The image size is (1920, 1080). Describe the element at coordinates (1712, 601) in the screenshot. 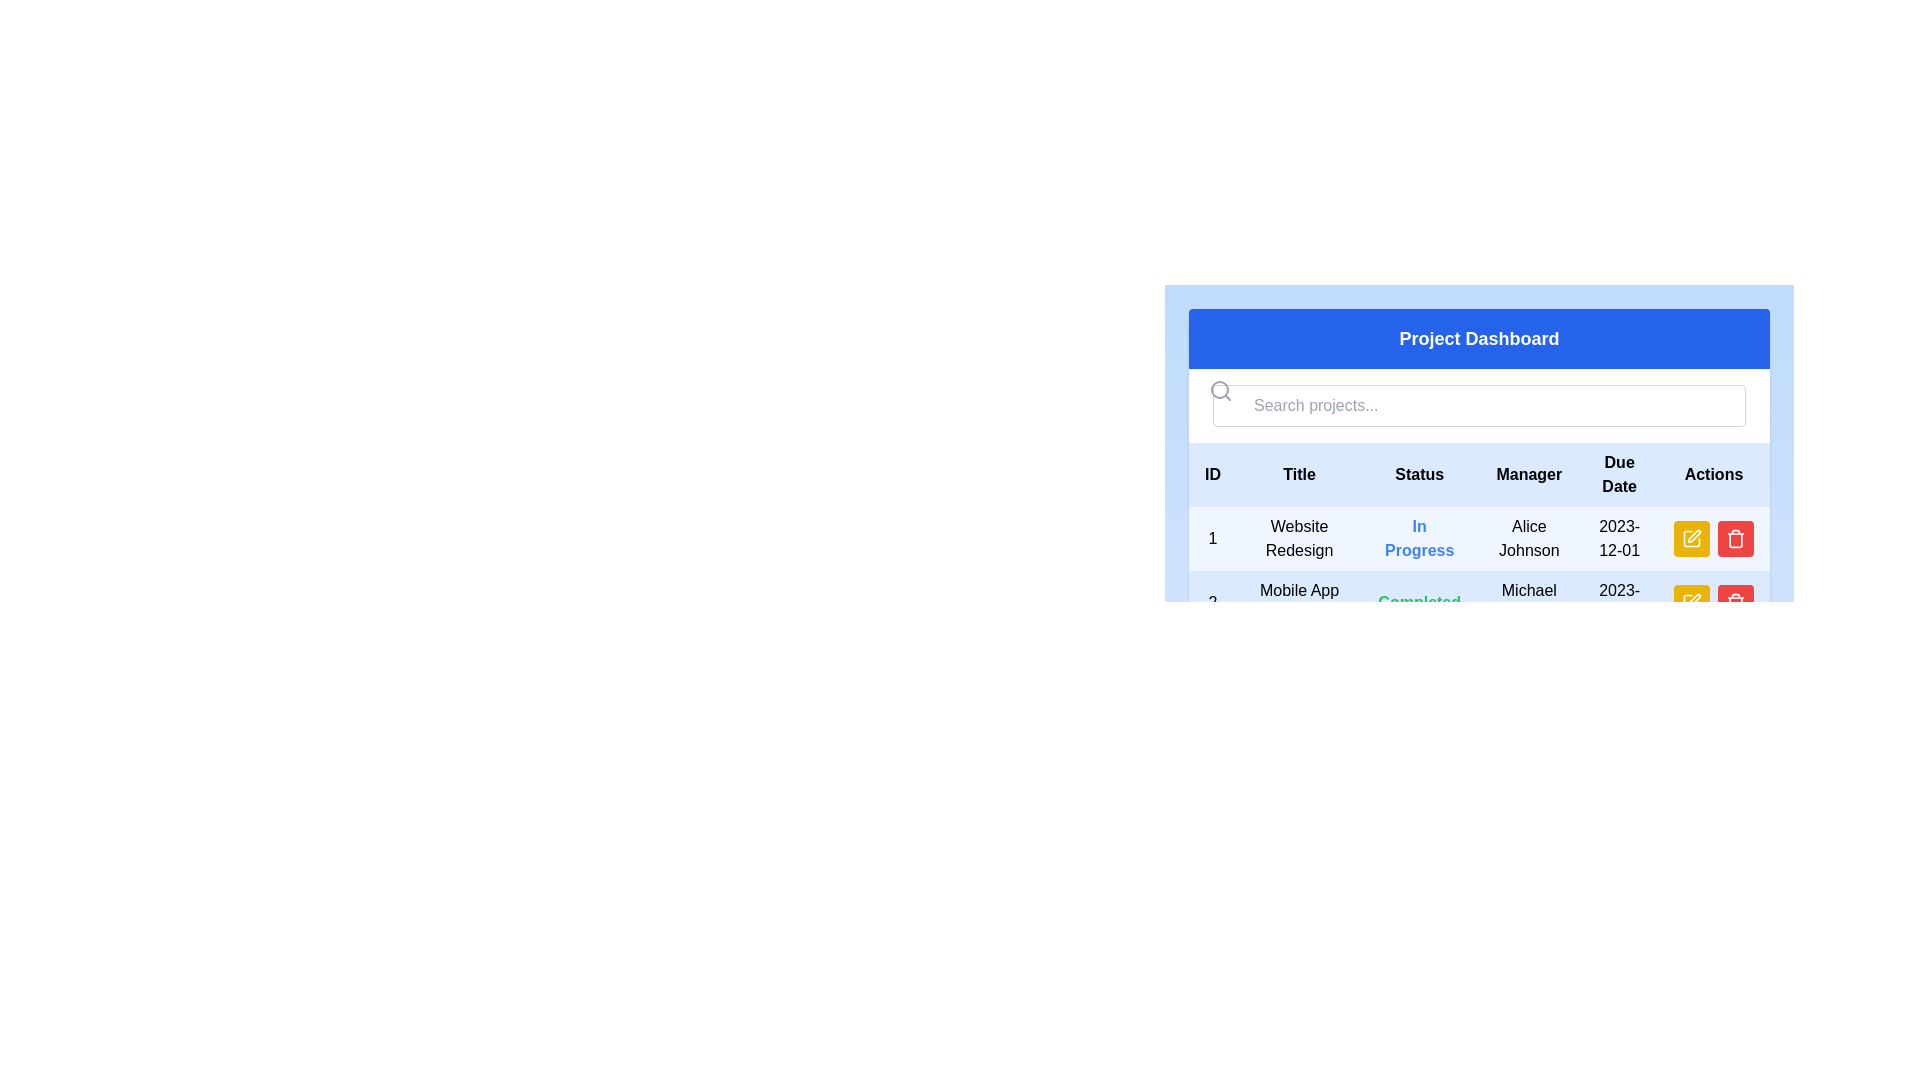

I see `the edit button located in the second row of the table under the 'Actions' column` at that location.